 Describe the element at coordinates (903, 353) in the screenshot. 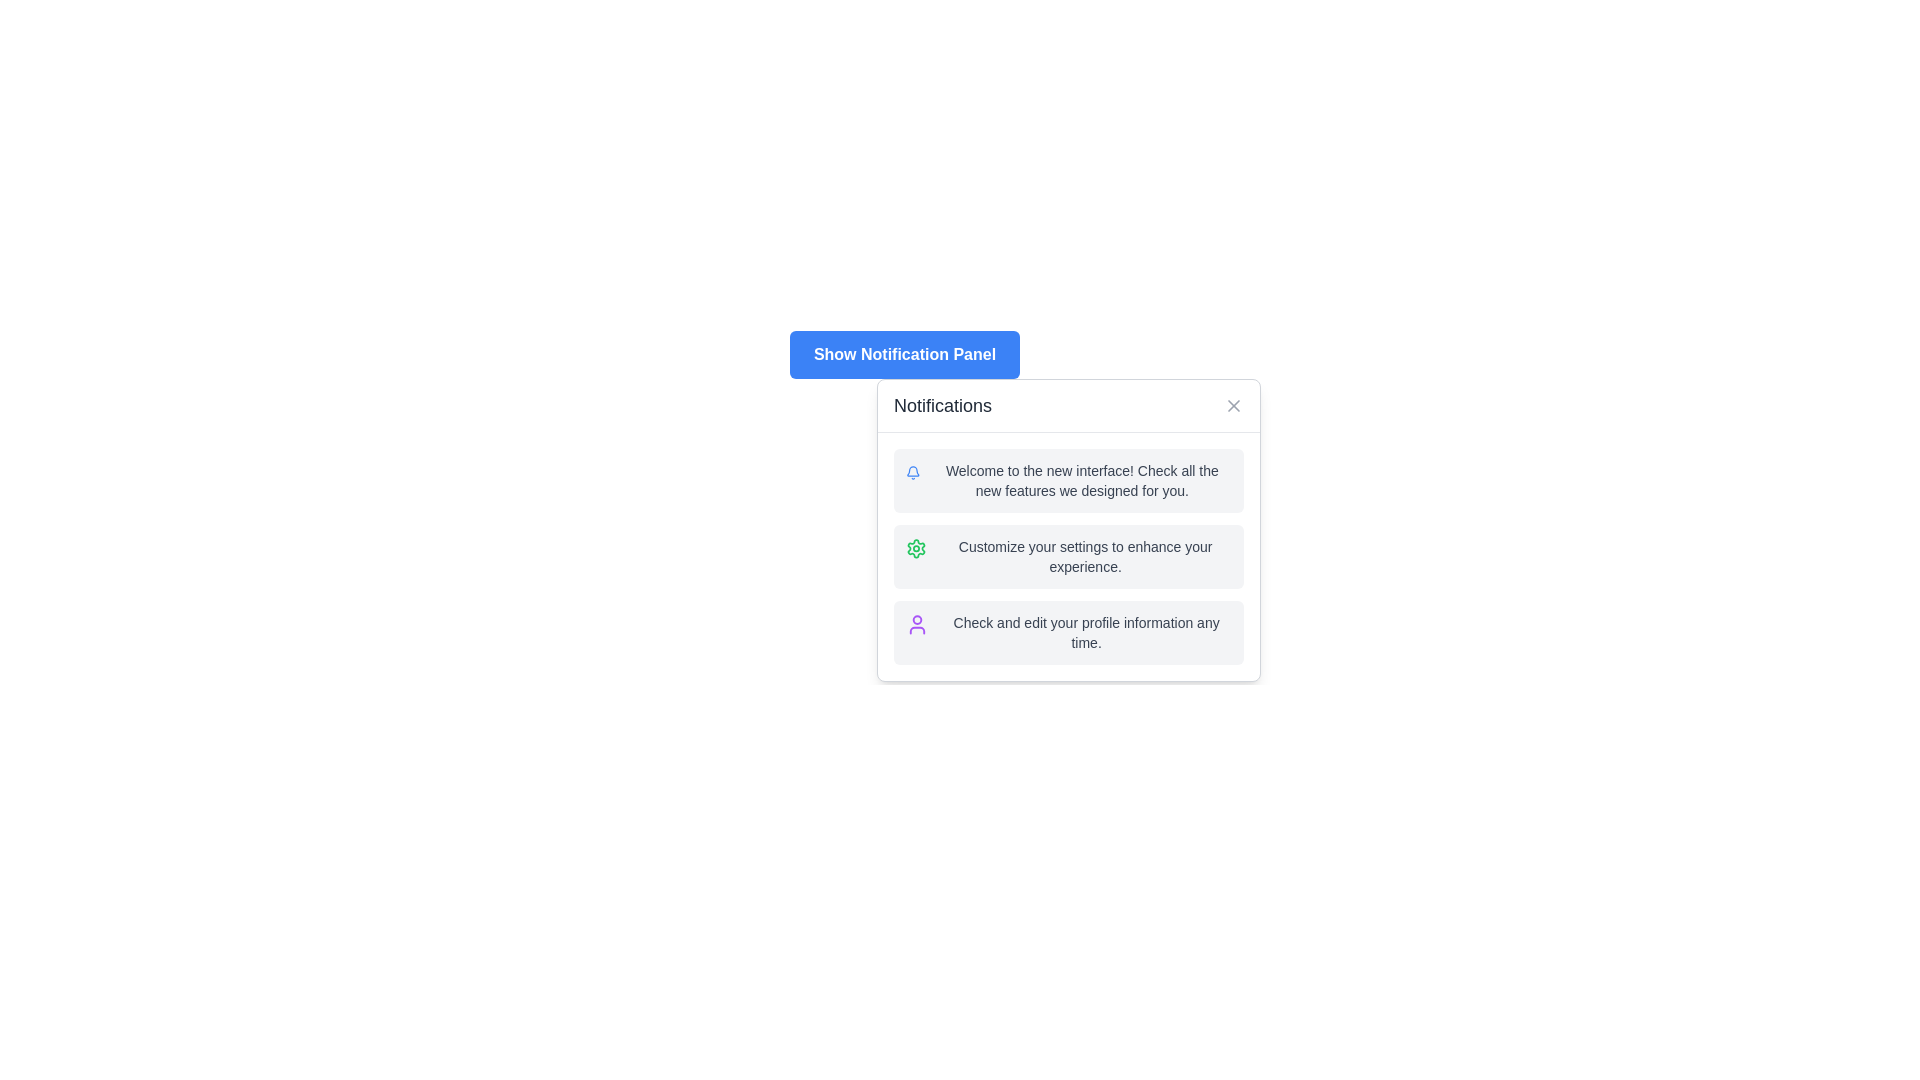

I see `the button labeled 'Show Notification Panel' which has a blue background and white text` at that location.